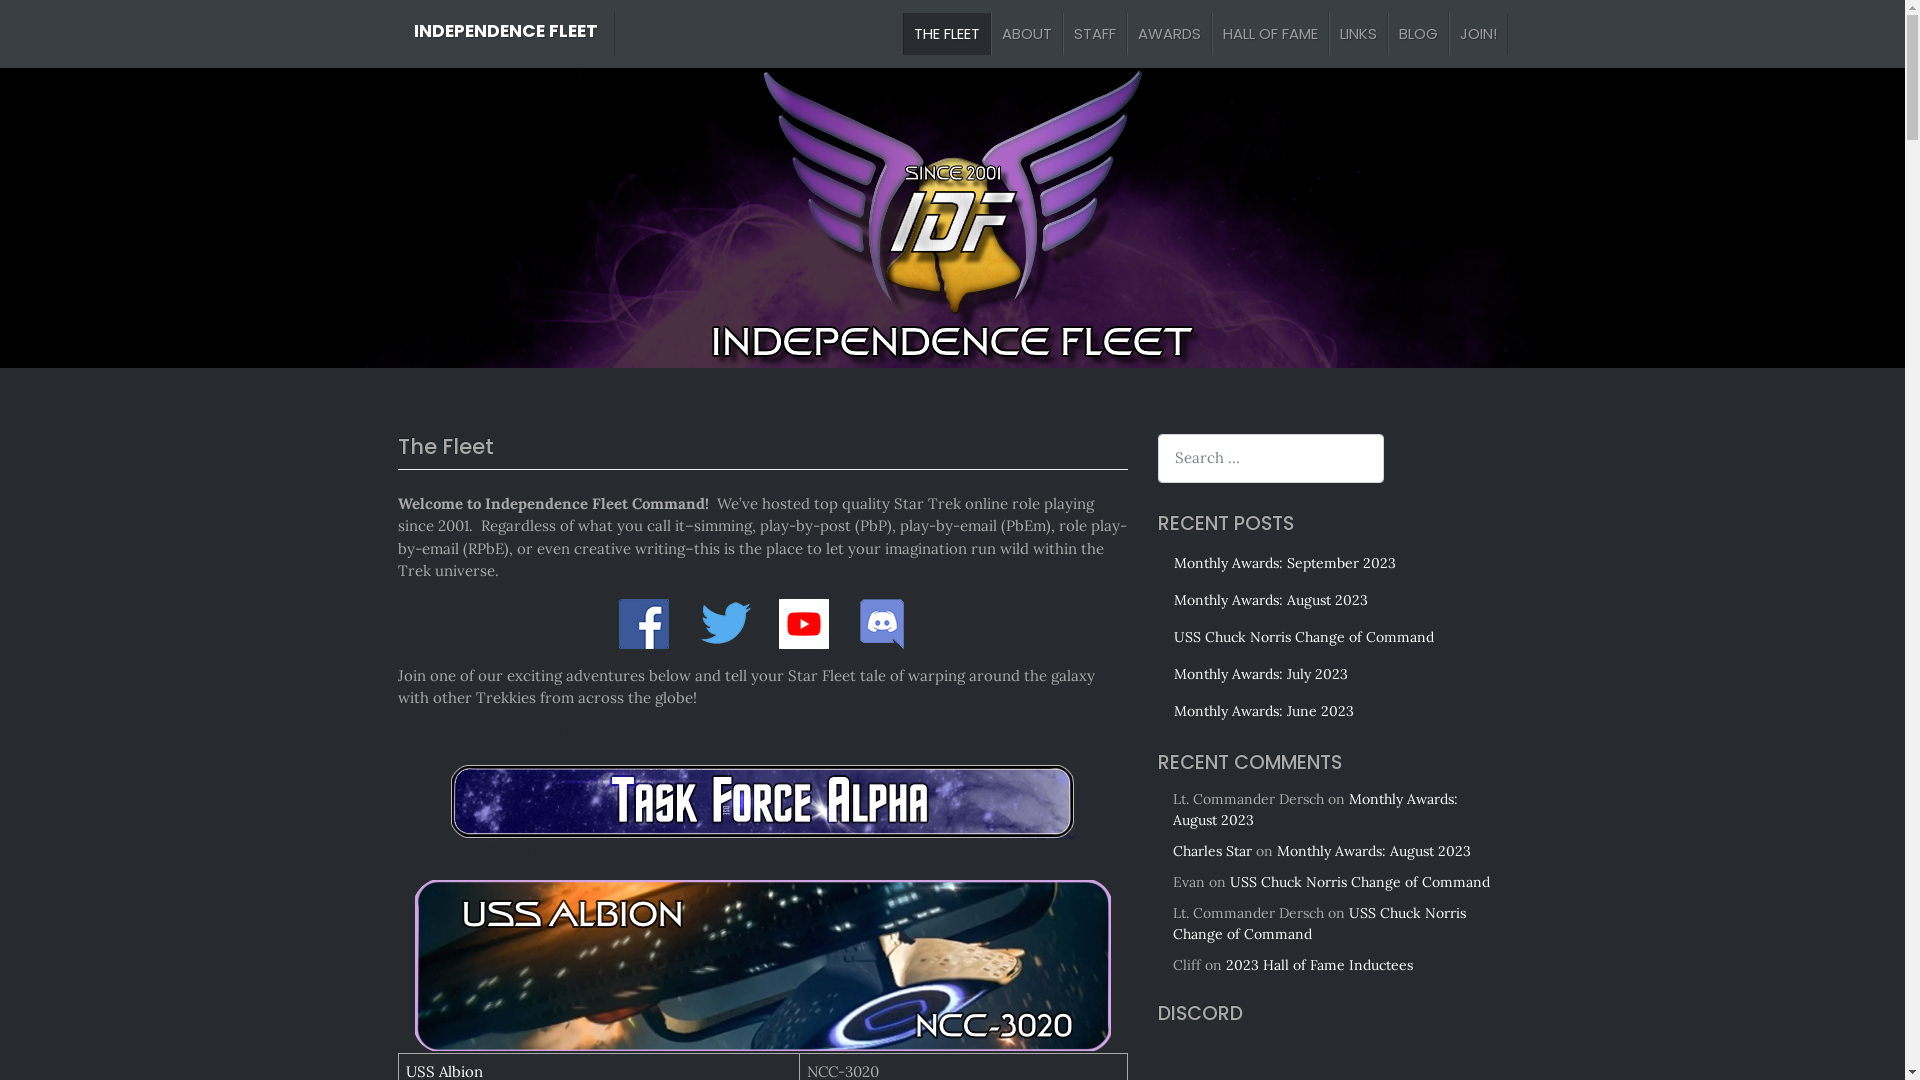 Image resolution: width=1920 pixels, height=1080 pixels. I want to click on 'AWARDS', so click(1168, 34).